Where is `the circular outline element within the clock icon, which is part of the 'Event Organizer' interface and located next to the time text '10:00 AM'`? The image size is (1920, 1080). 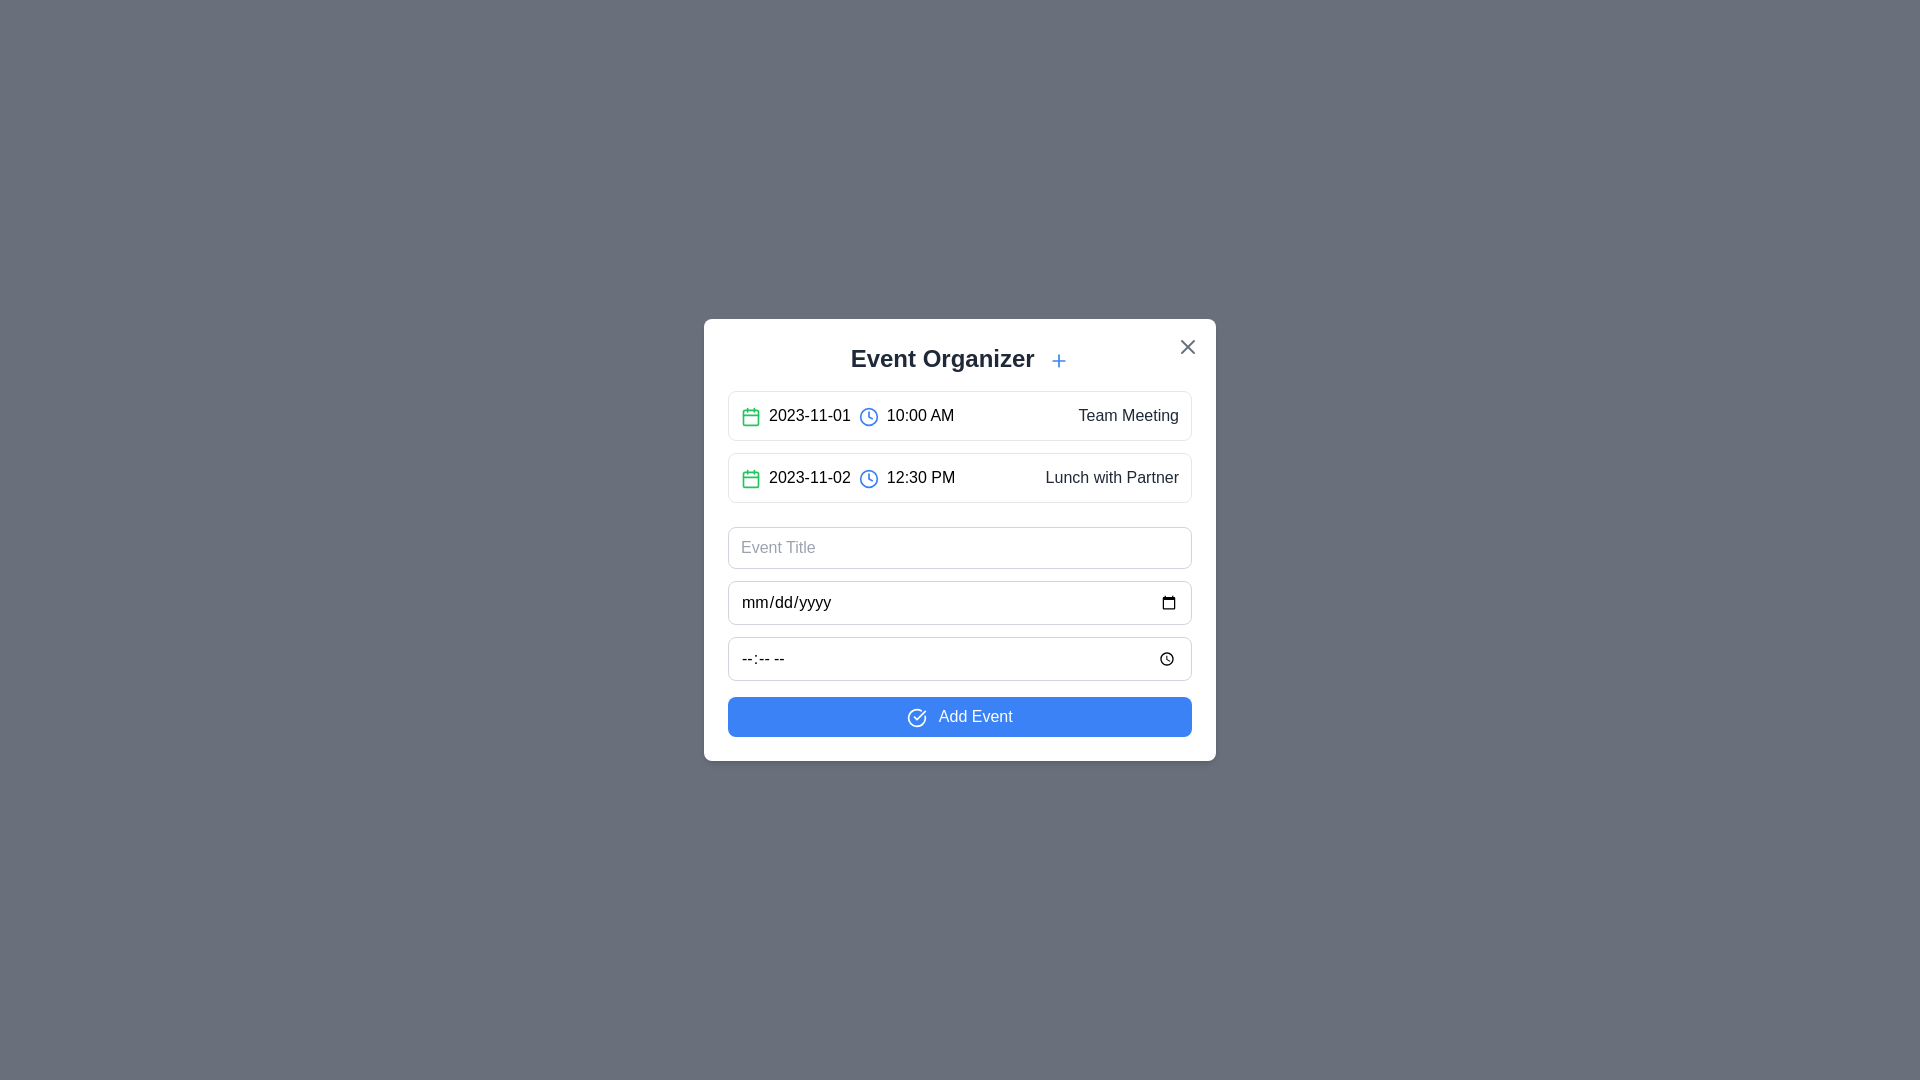 the circular outline element within the clock icon, which is part of the 'Event Organizer' interface and located next to the time text '10:00 AM' is located at coordinates (868, 415).